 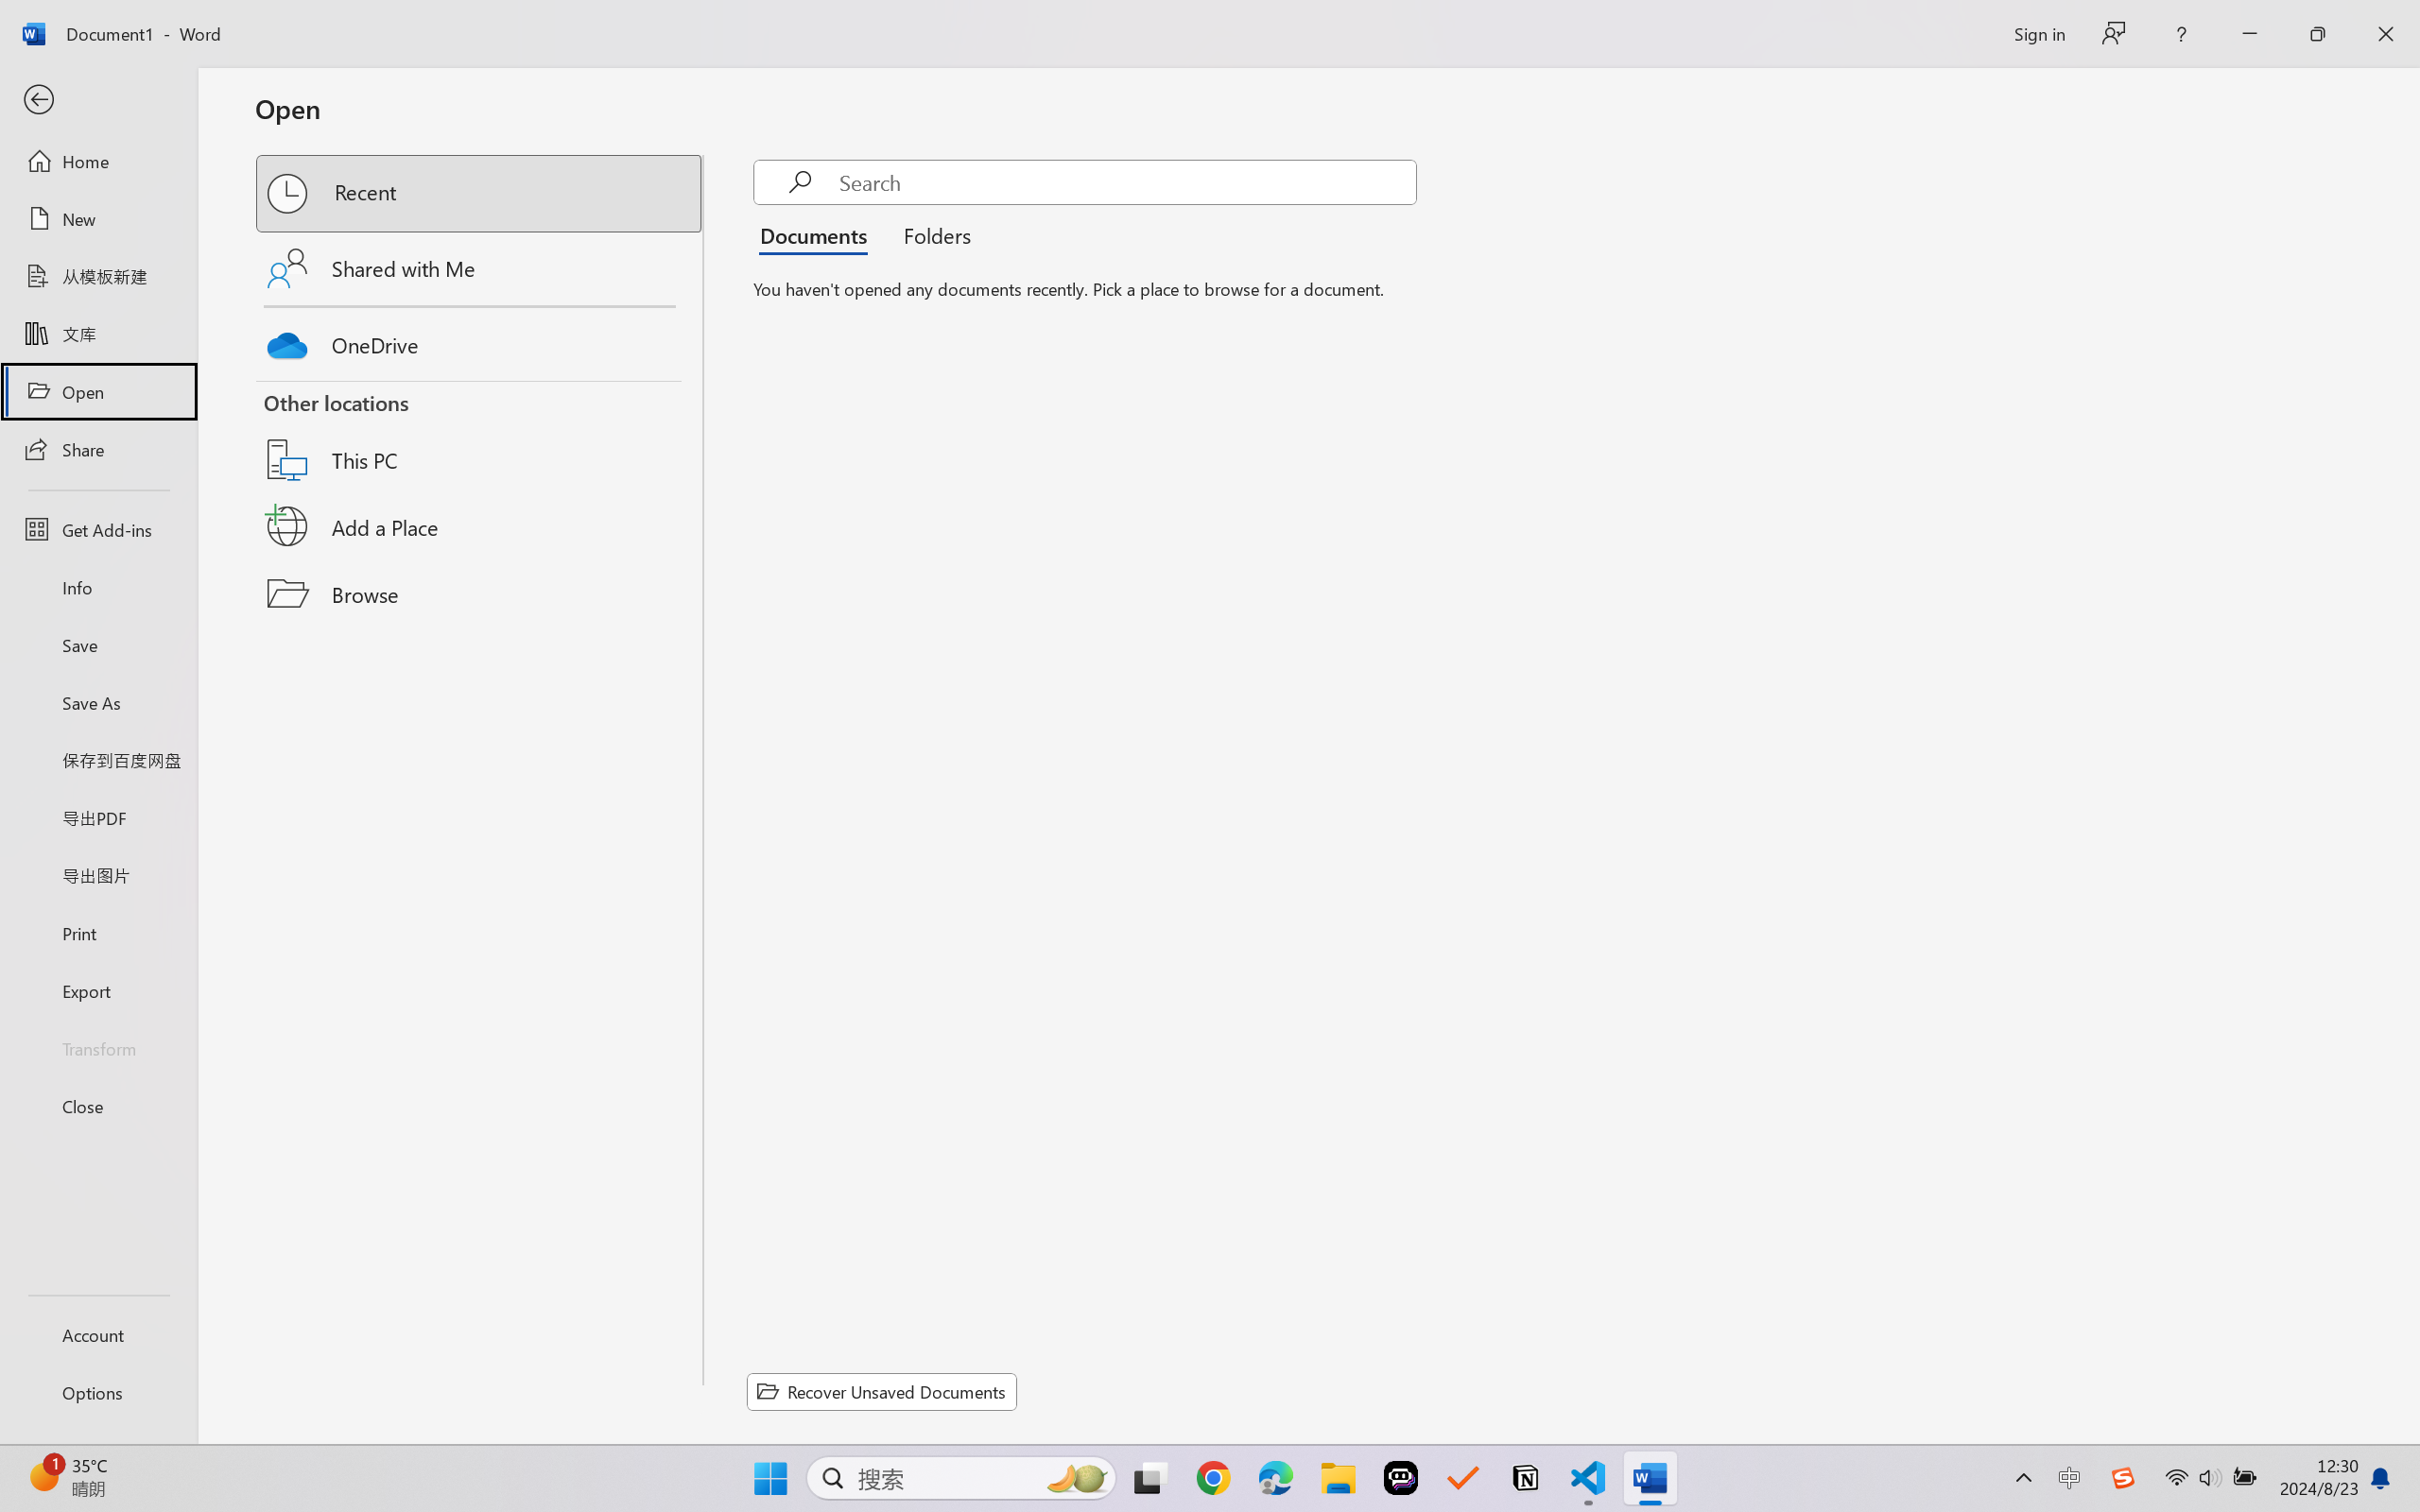 I want to click on 'OneDrive', so click(x=480, y=340).